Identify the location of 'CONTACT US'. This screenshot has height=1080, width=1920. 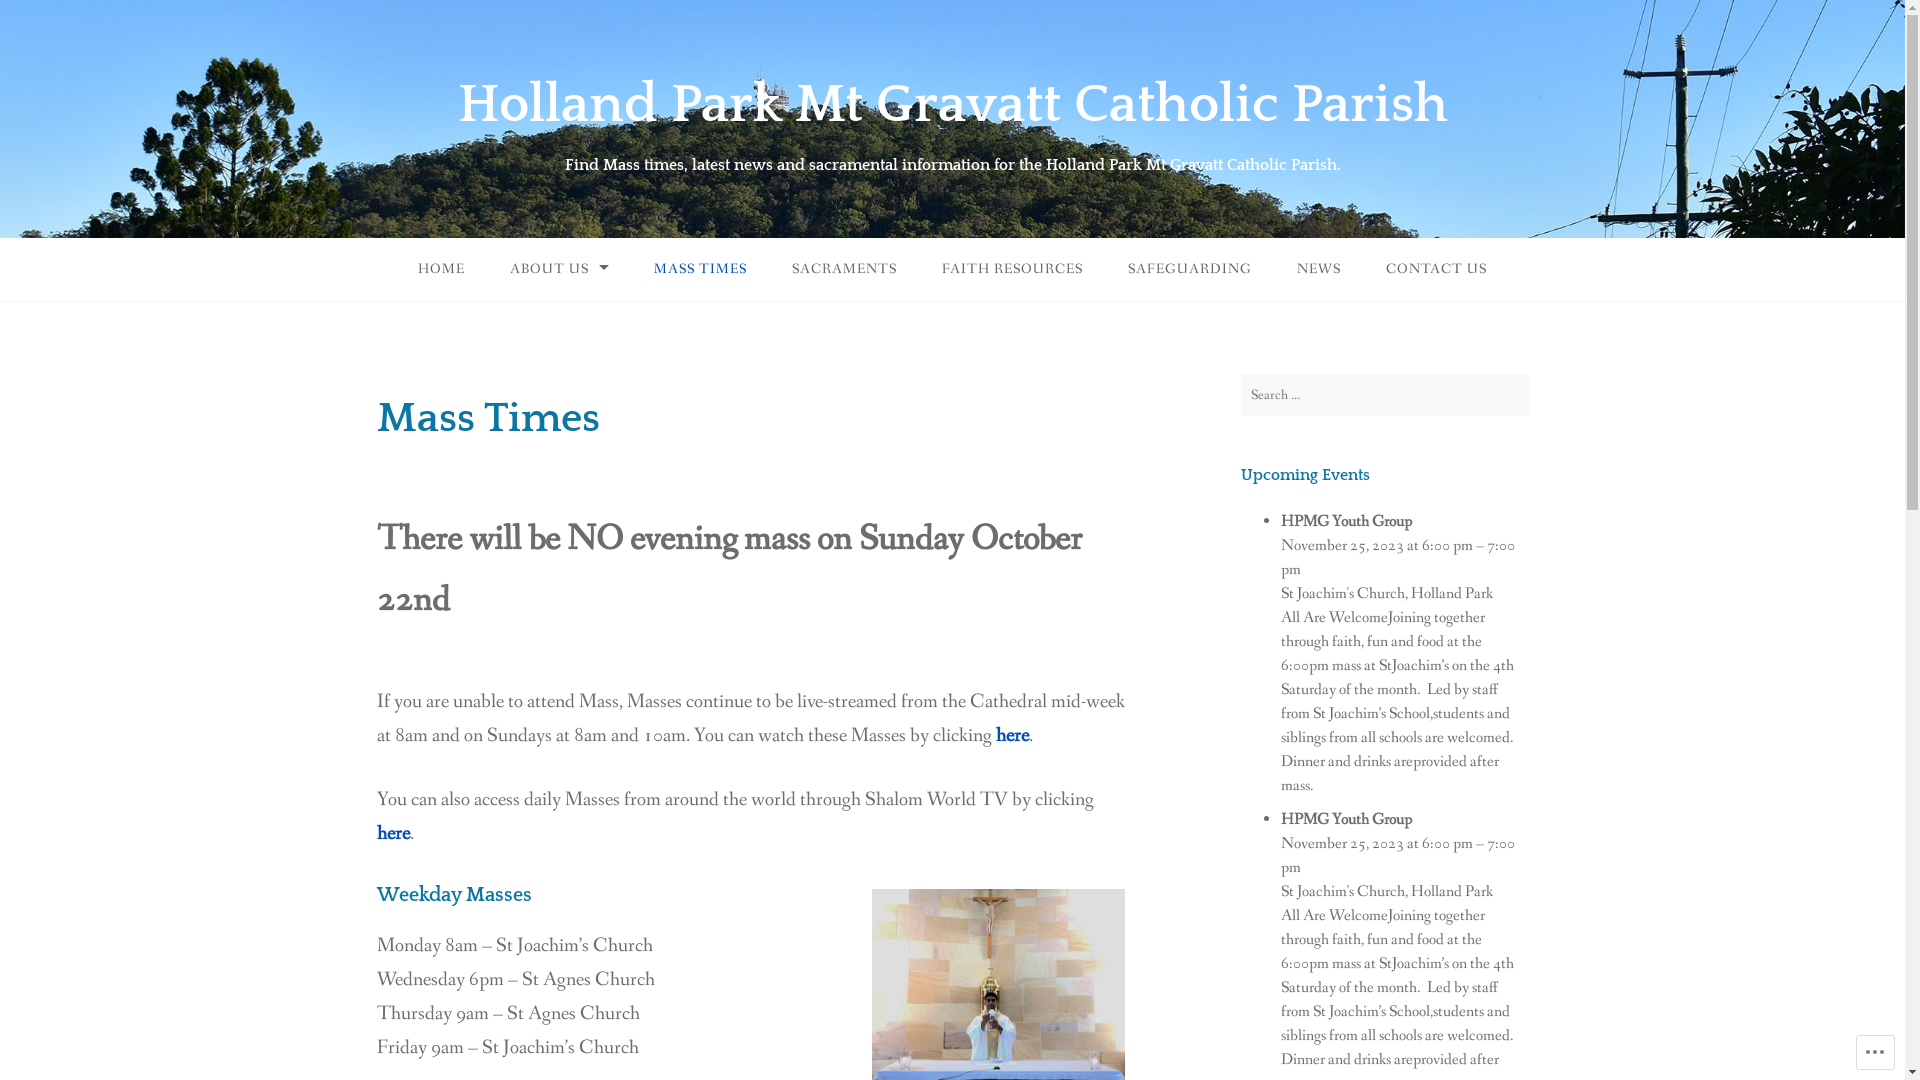
(1435, 268).